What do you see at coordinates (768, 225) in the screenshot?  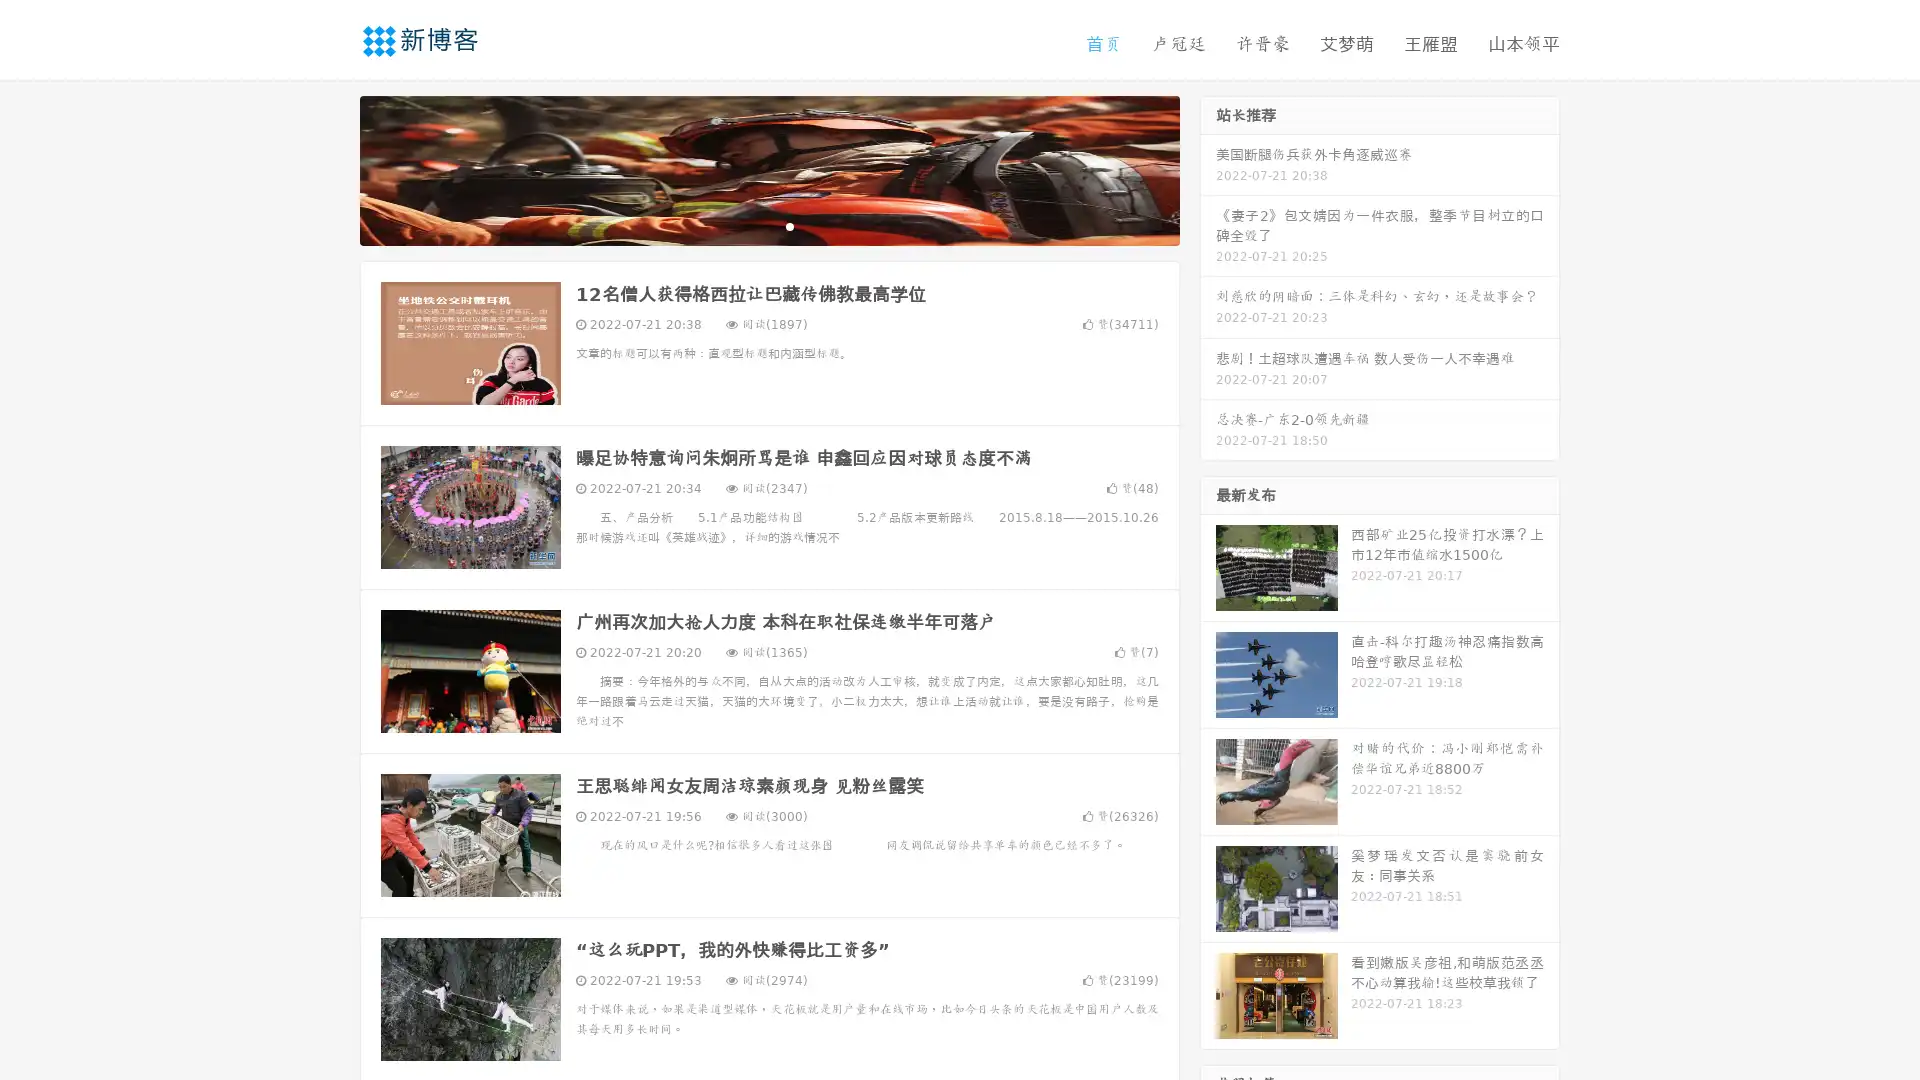 I see `Go to slide 2` at bounding box center [768, 225].